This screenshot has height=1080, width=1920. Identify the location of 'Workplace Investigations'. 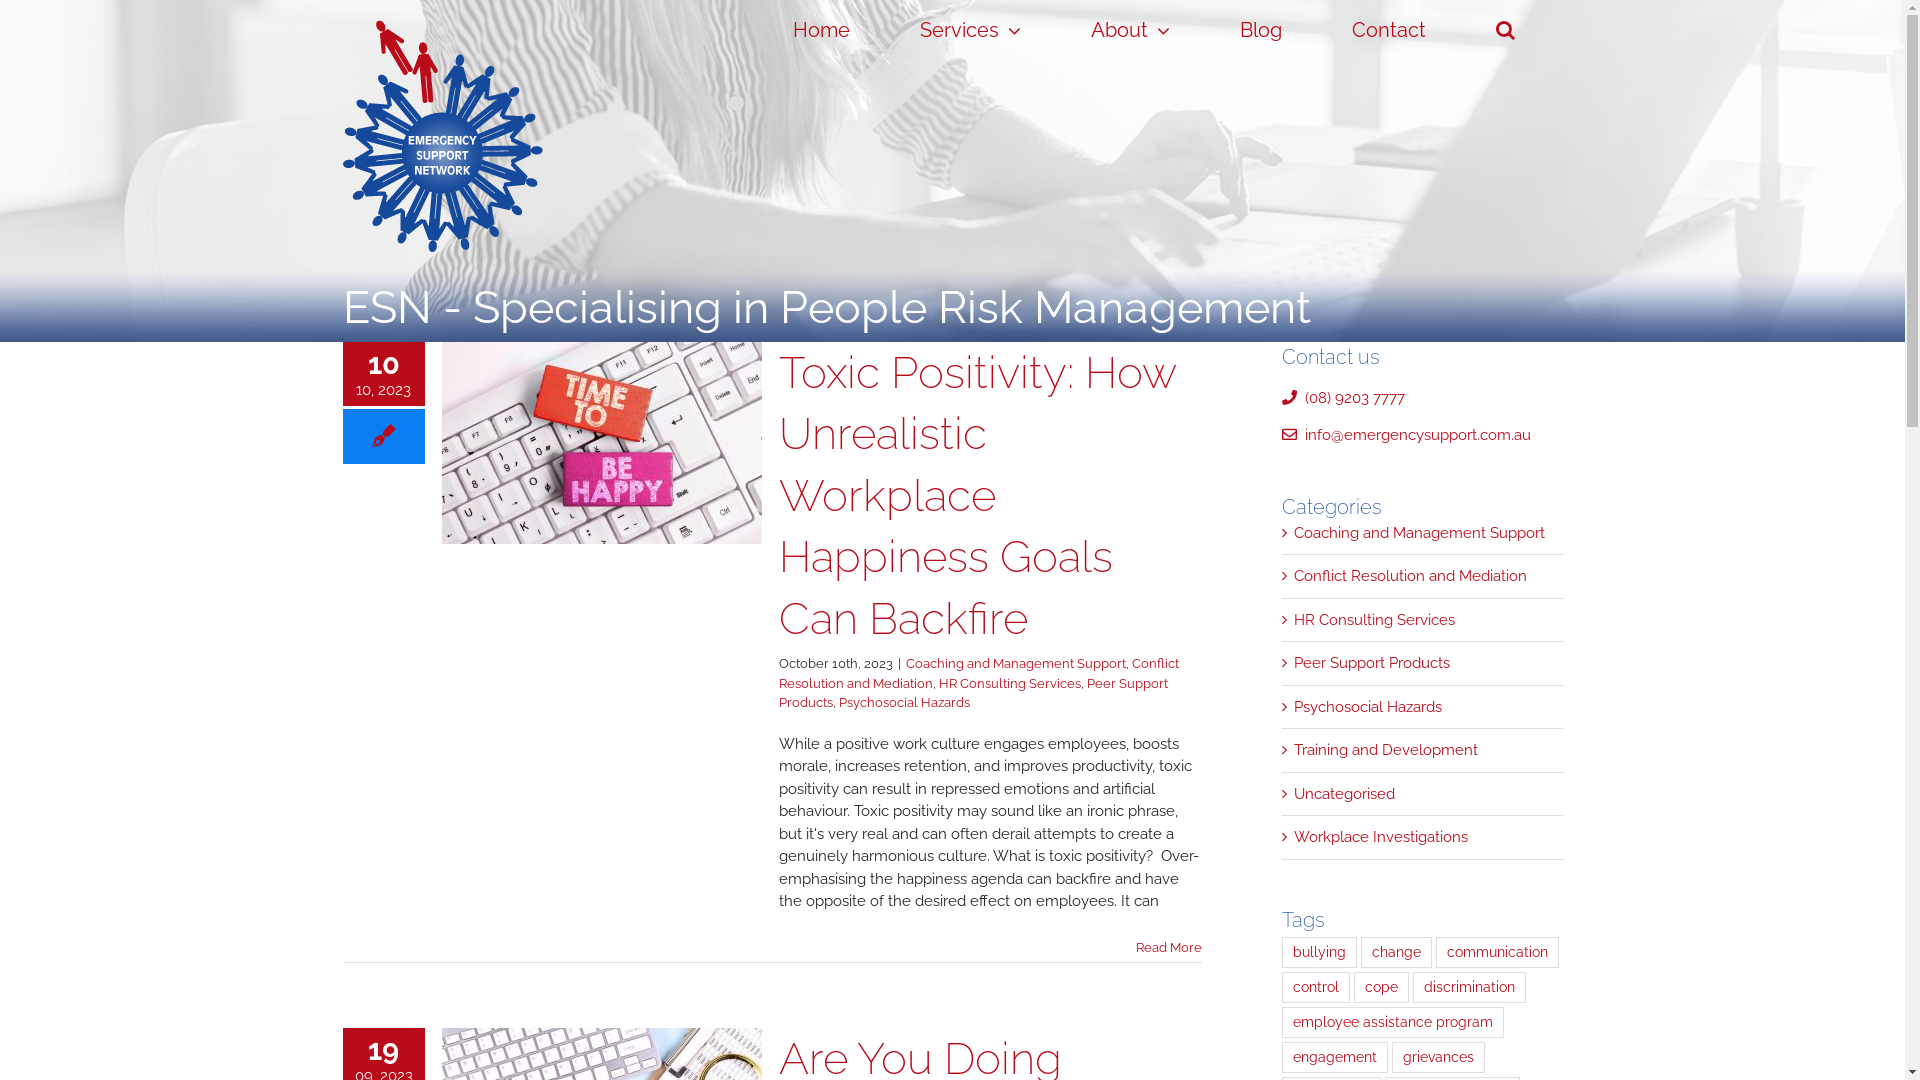
(1422, 837).